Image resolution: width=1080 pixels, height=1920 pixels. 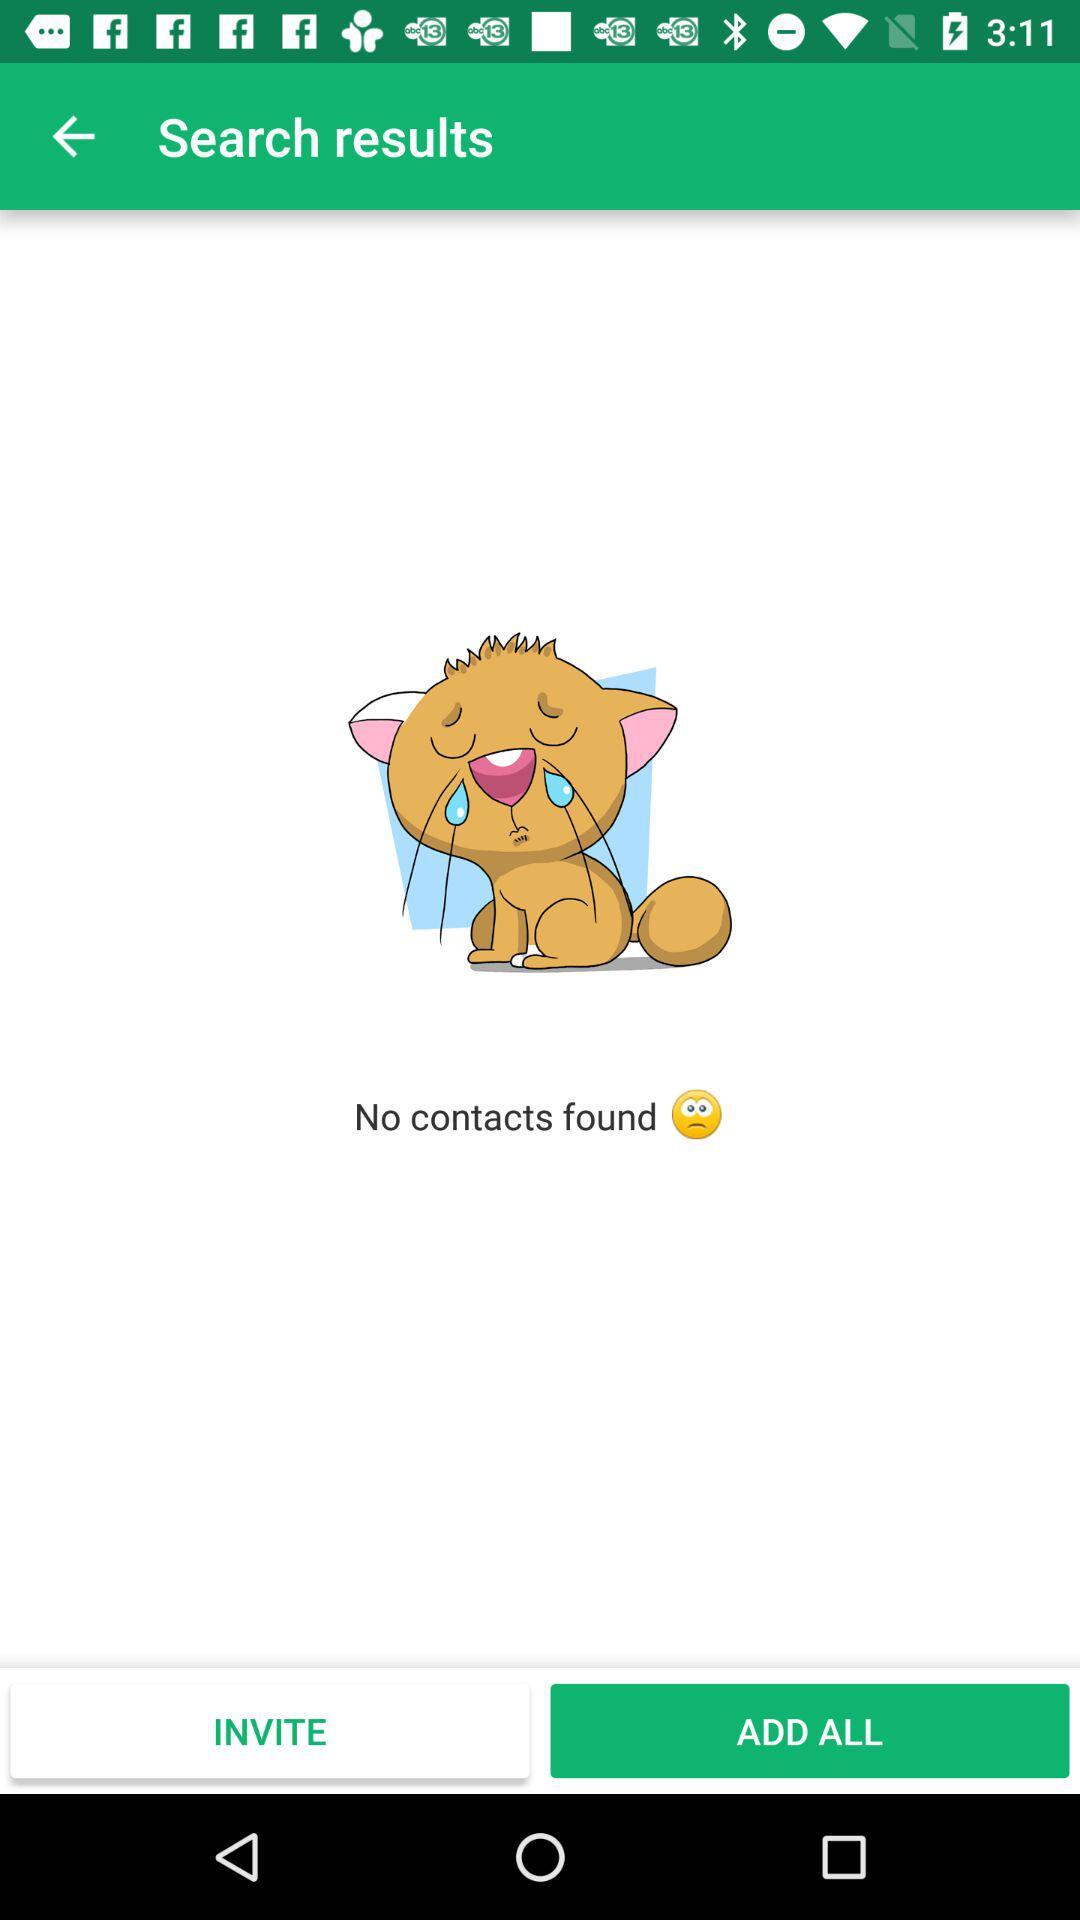 I want to click on the icon to the right of the invite, so click(x=810, y=1730).